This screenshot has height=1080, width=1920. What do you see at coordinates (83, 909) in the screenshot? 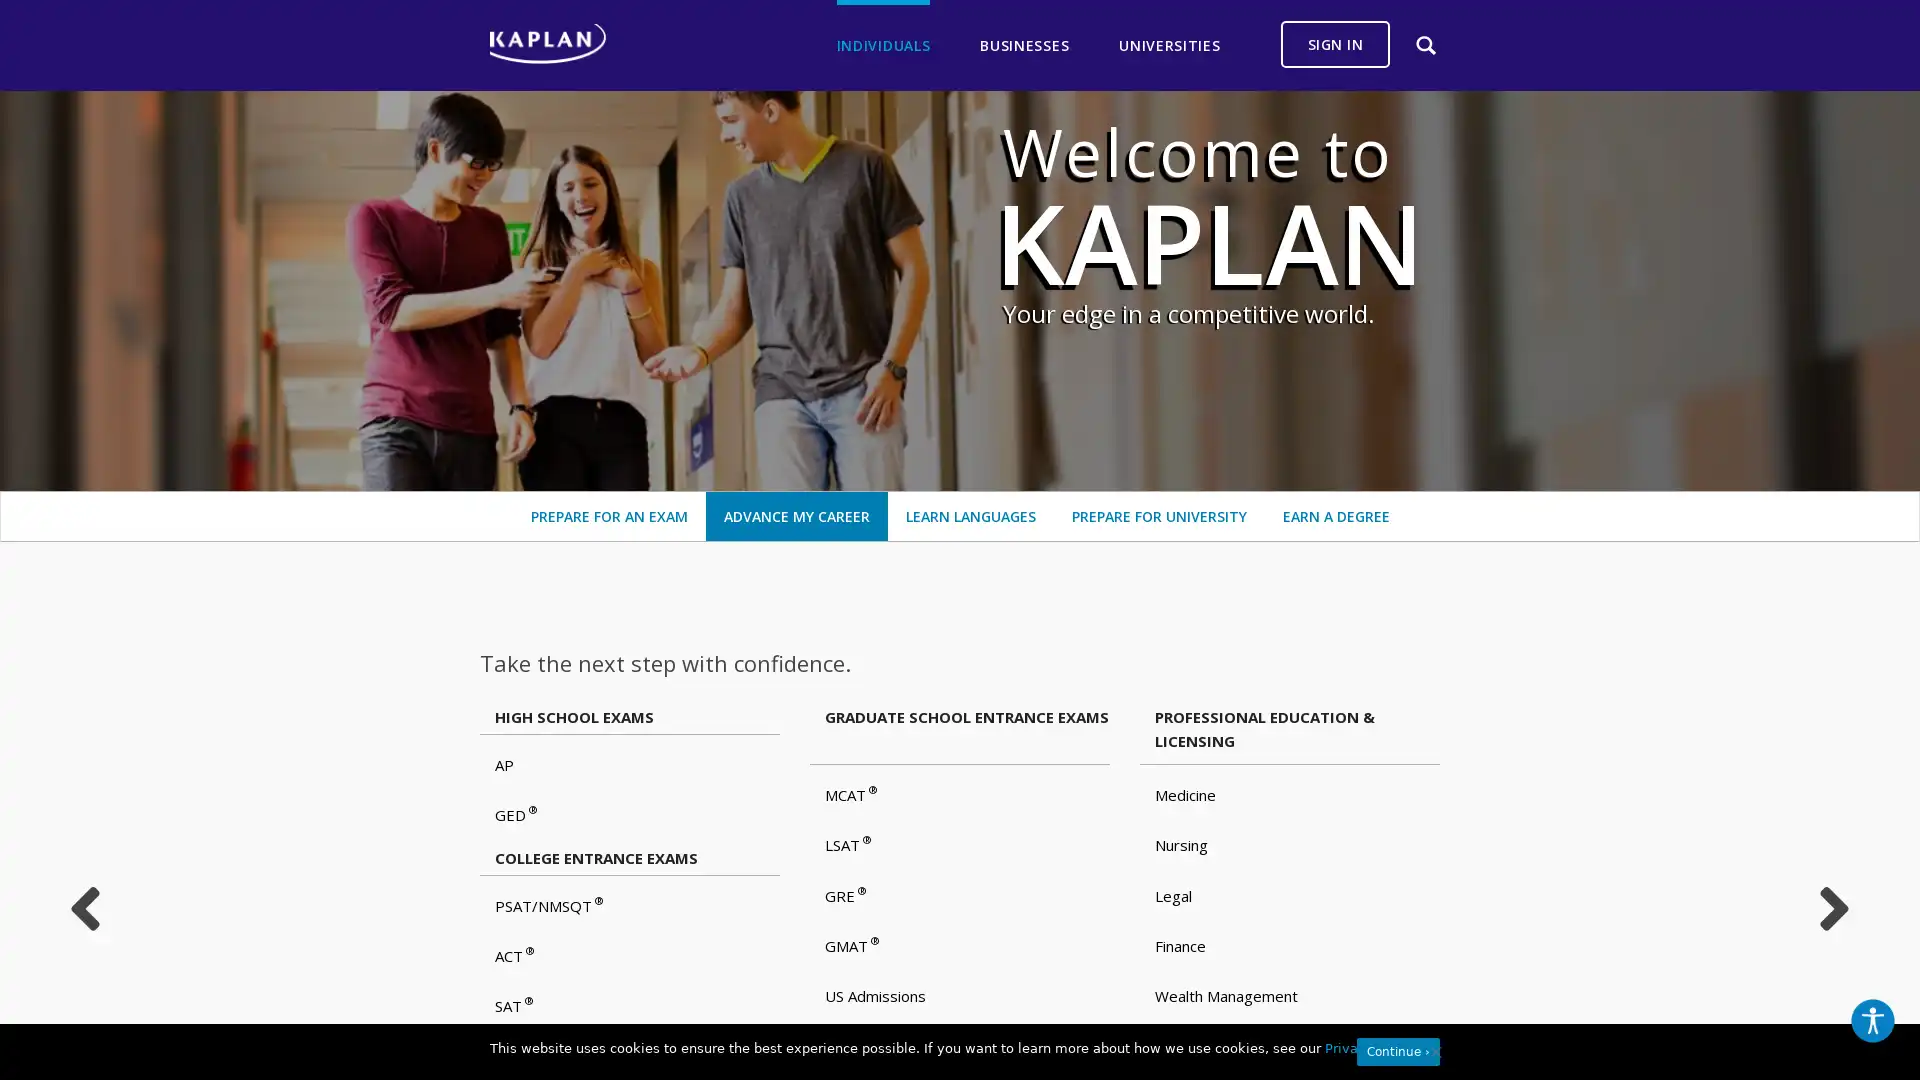
I see `Previous` at bounding box center [83, 909].